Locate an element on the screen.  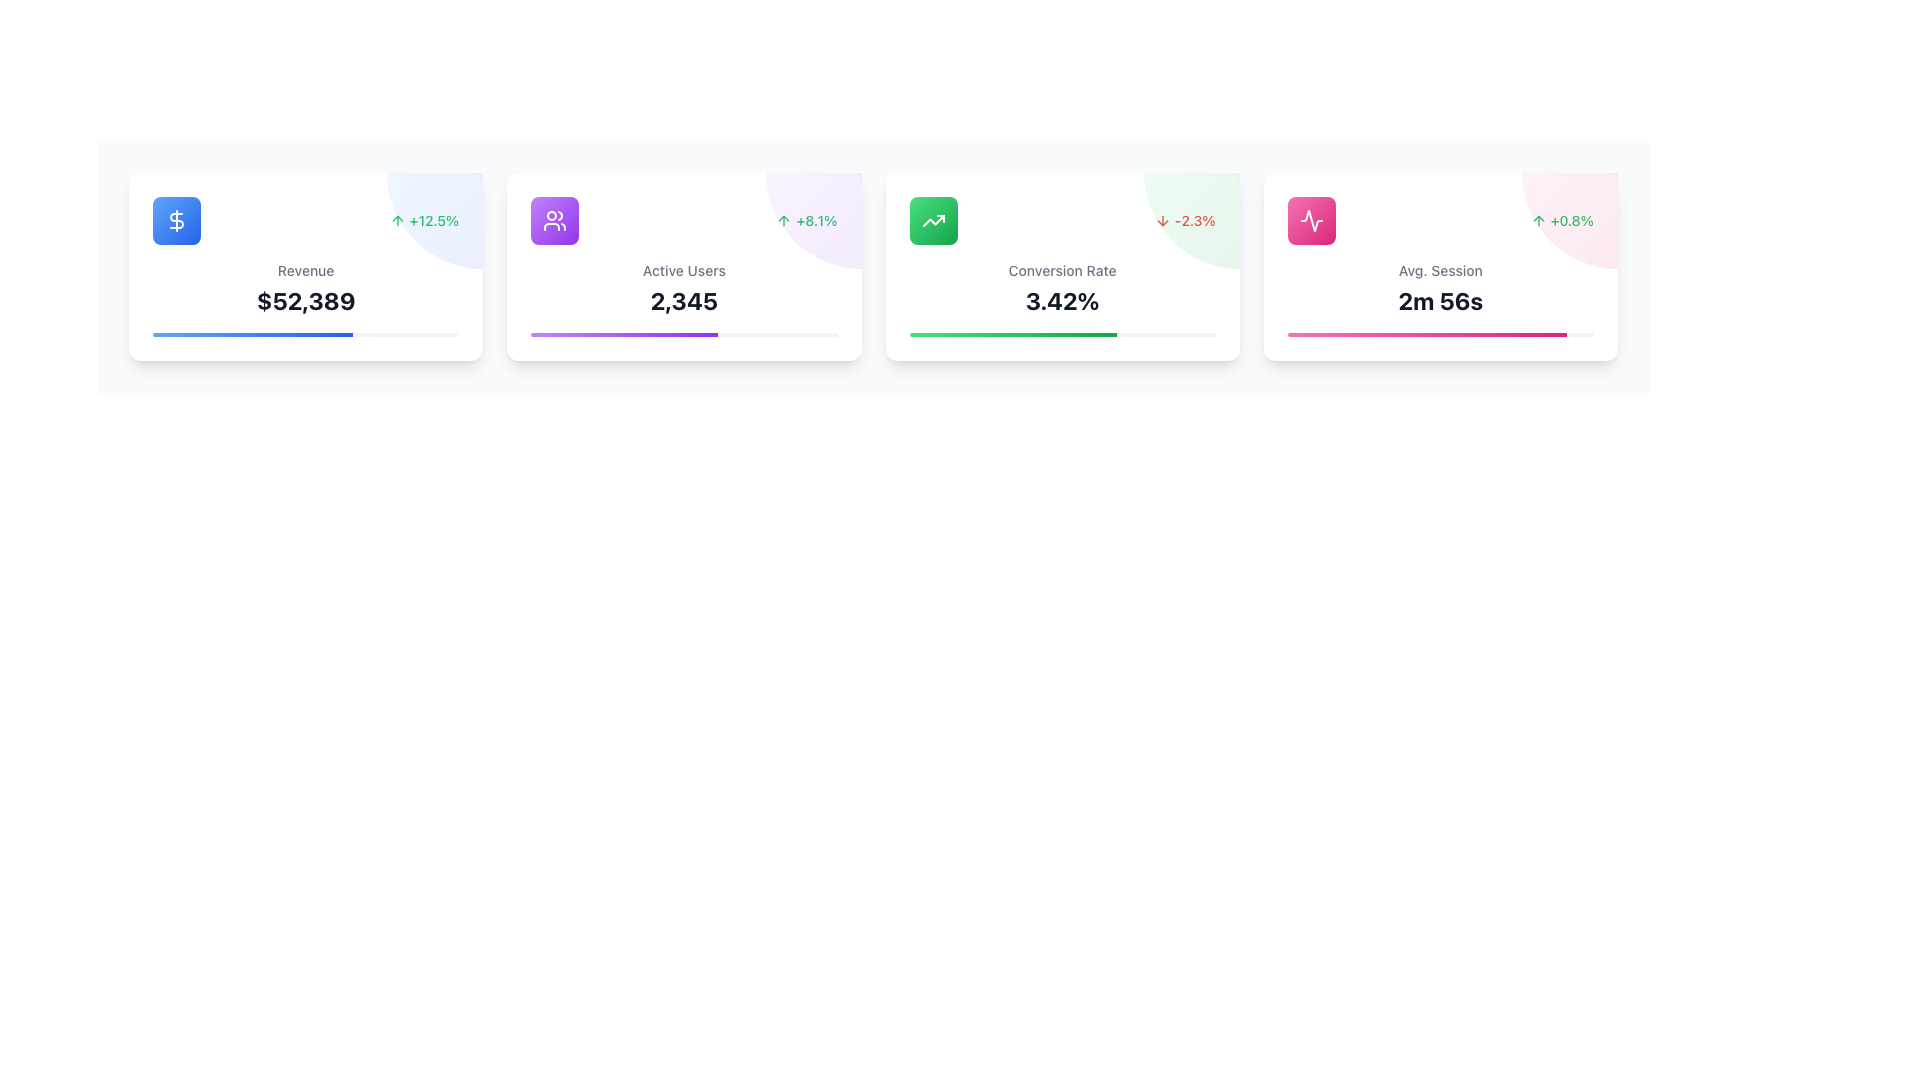
the Decorative background overlay located at the top-right corner of the 'Avg. Session' card, which visually emphasizes the area but does not interact directly with users is located at coordinates (1568, 220).